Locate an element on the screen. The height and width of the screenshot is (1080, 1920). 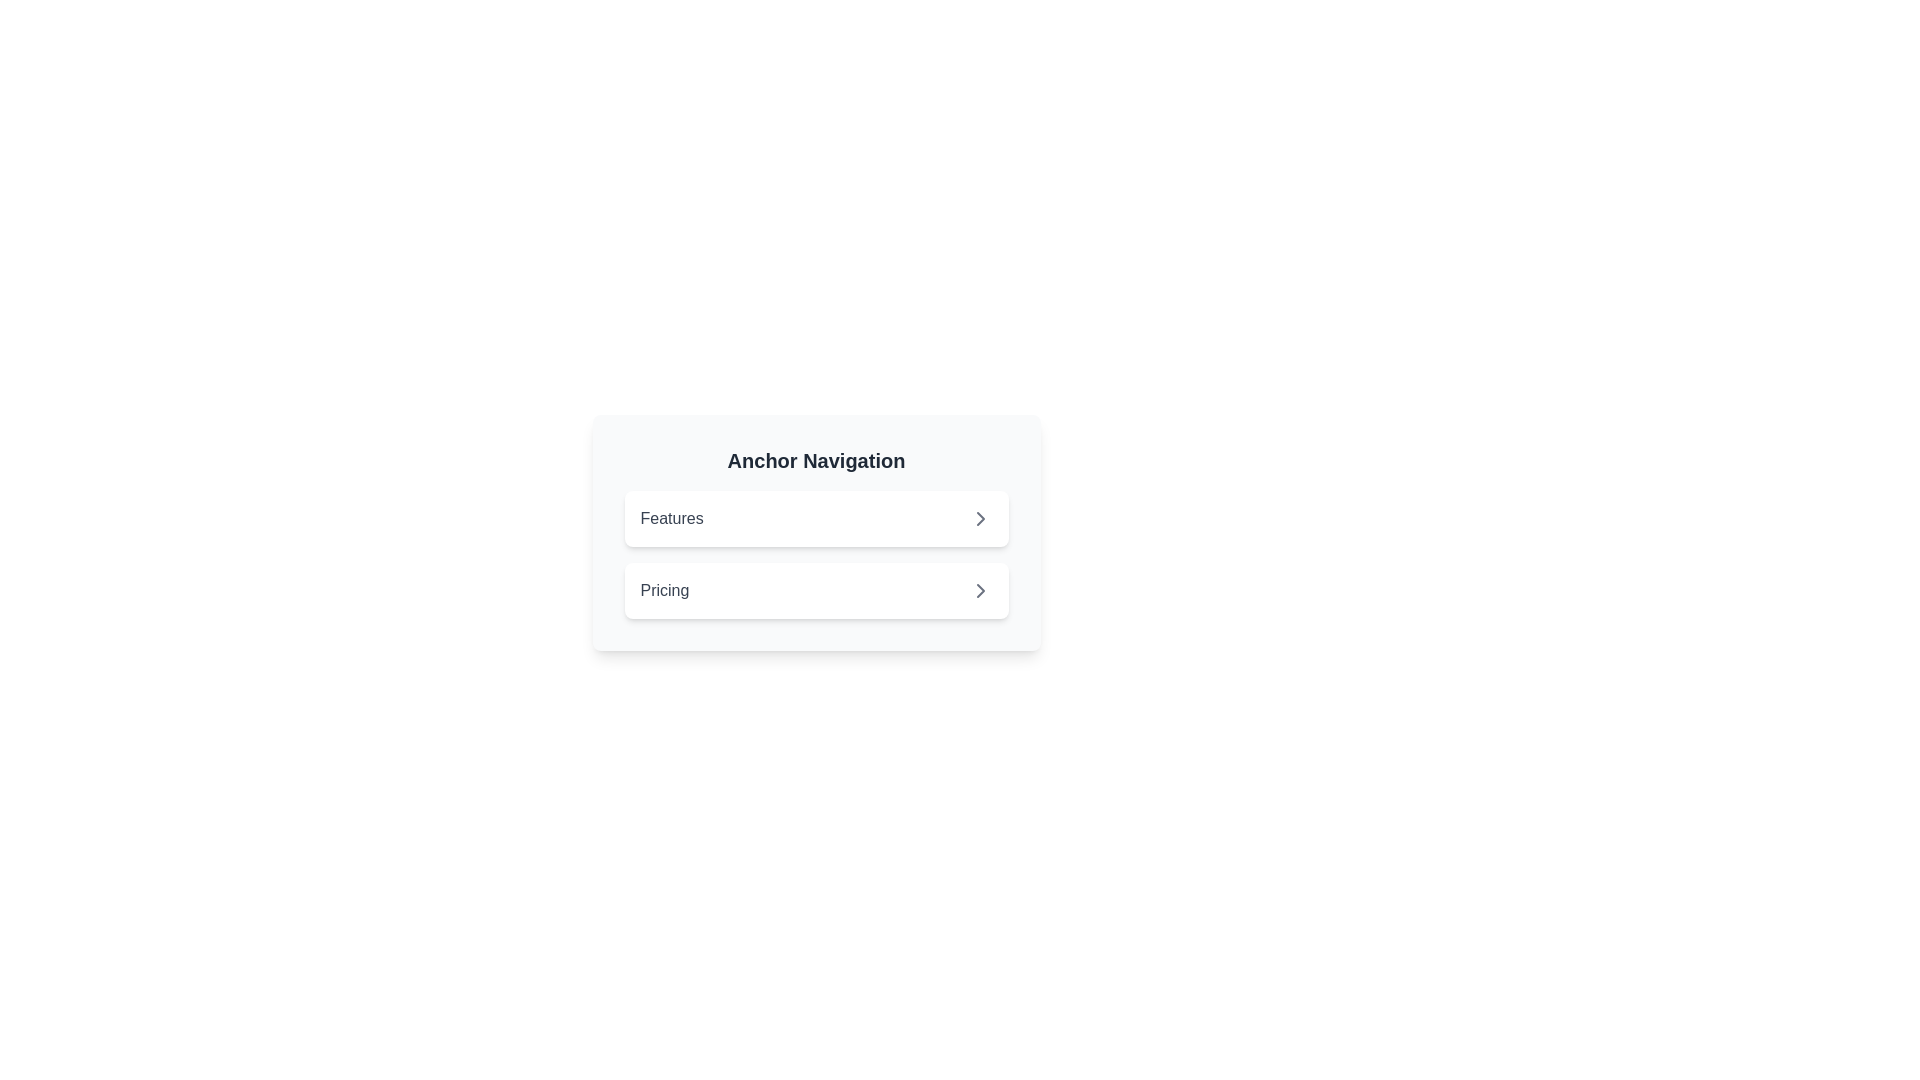
the arrow icon located on the right side of the 'Pricing' row is located at coordinates (980, 589).